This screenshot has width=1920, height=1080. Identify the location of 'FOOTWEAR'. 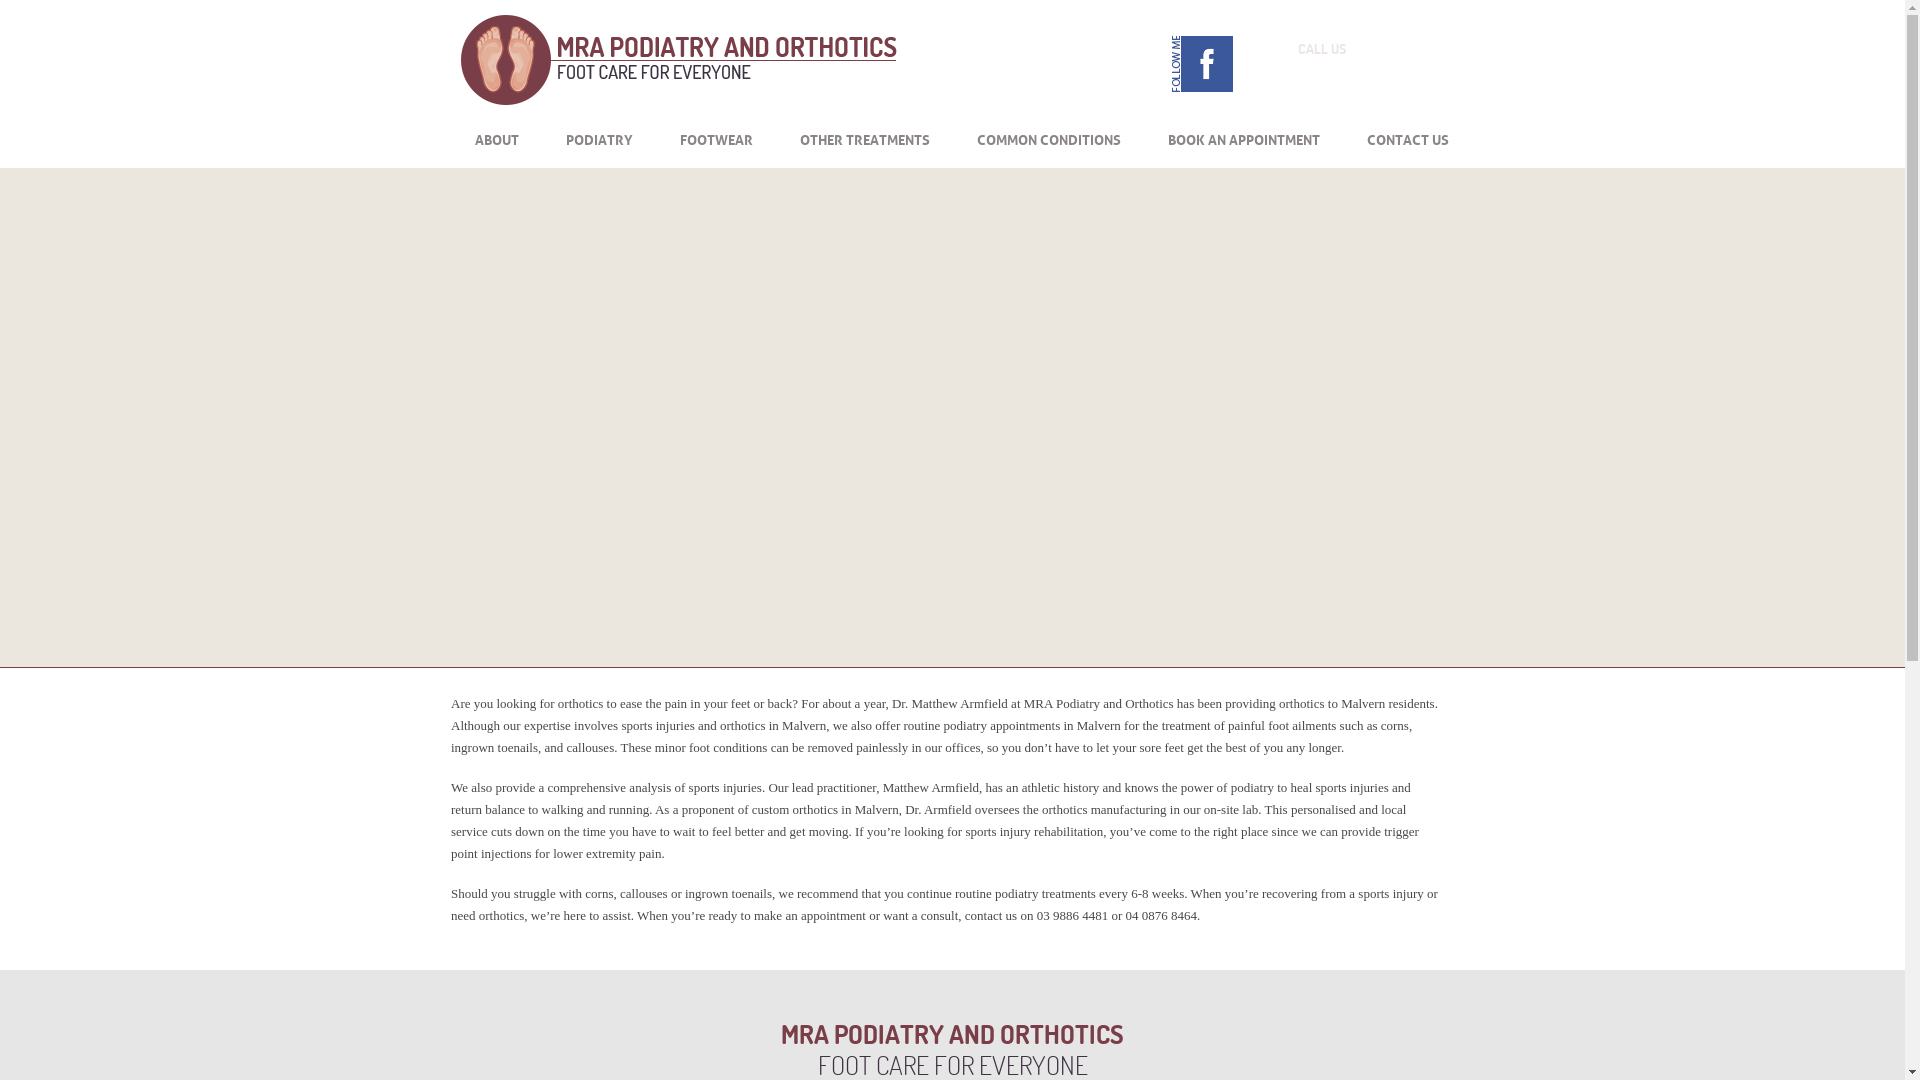
(716, 137).